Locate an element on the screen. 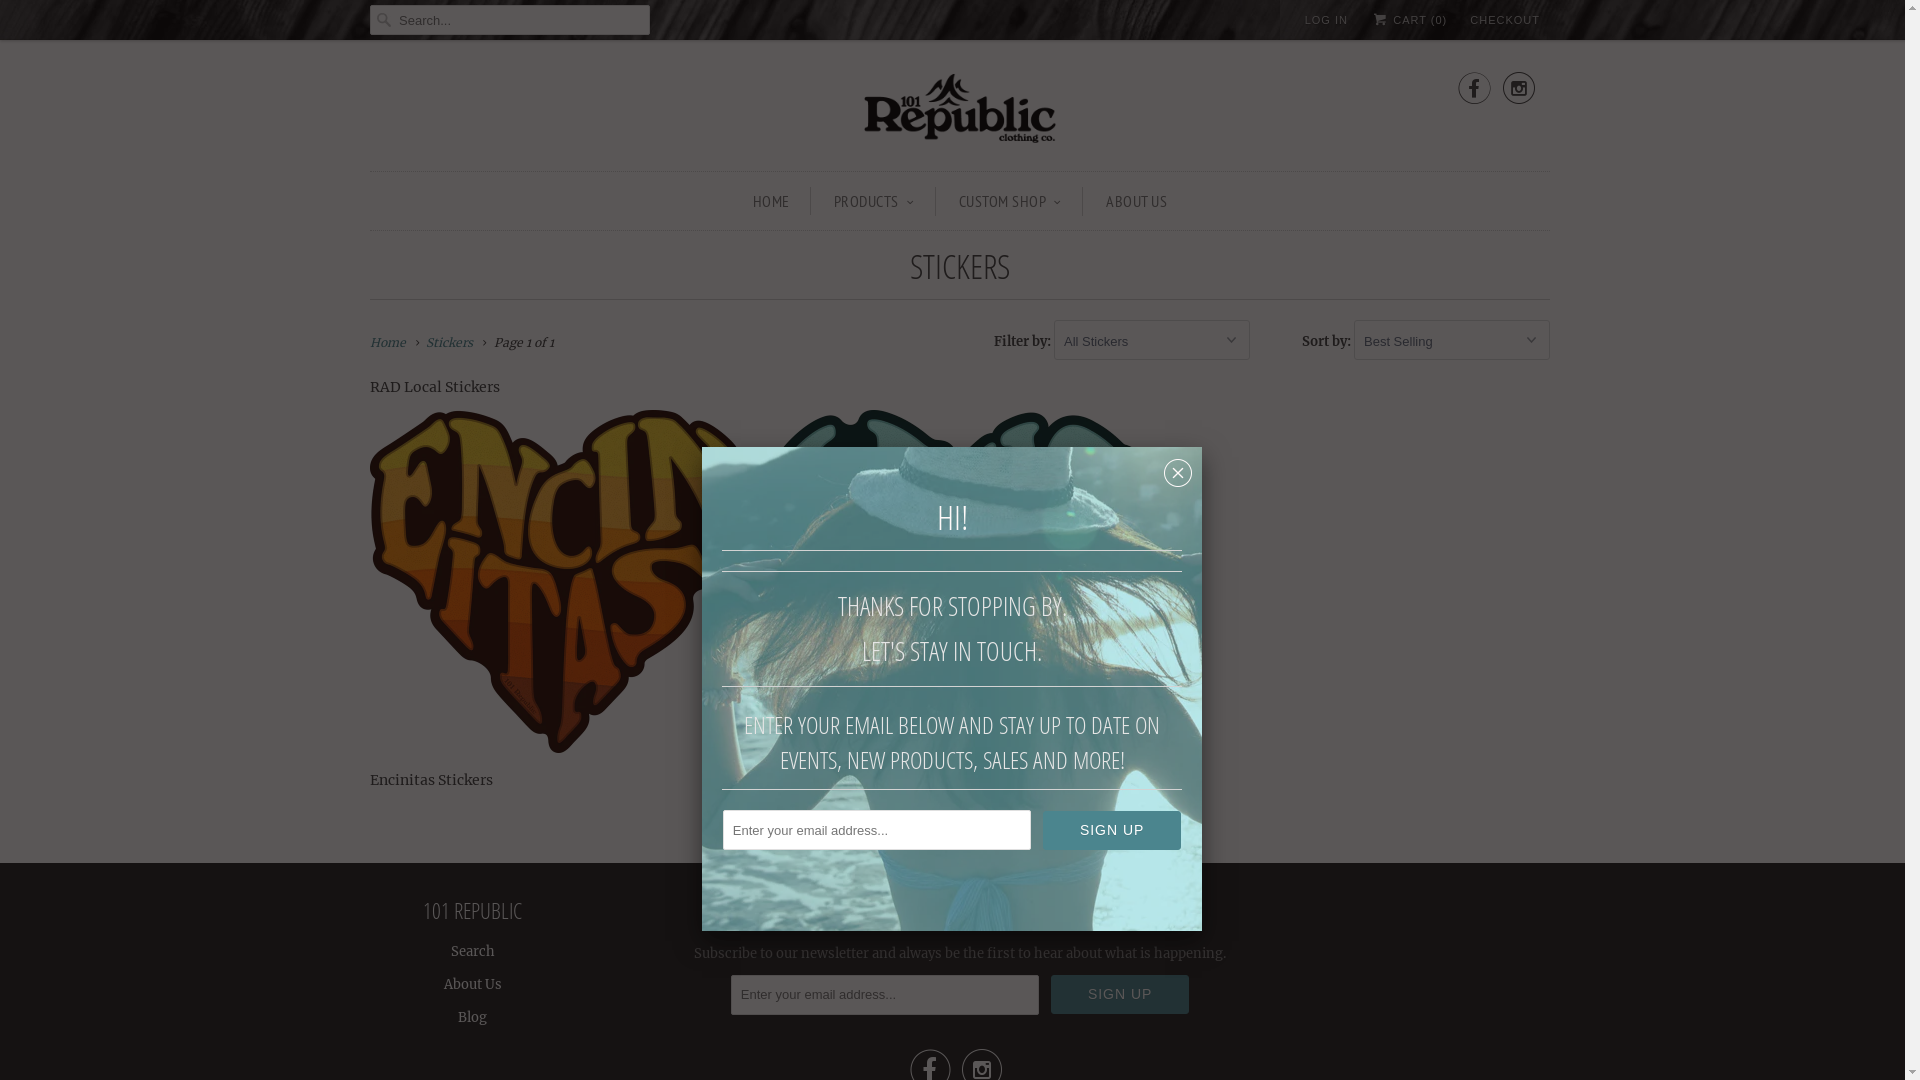 This screenshot has width=1920, height=1080. 'Stickers' is located at coordinates (425, 341).